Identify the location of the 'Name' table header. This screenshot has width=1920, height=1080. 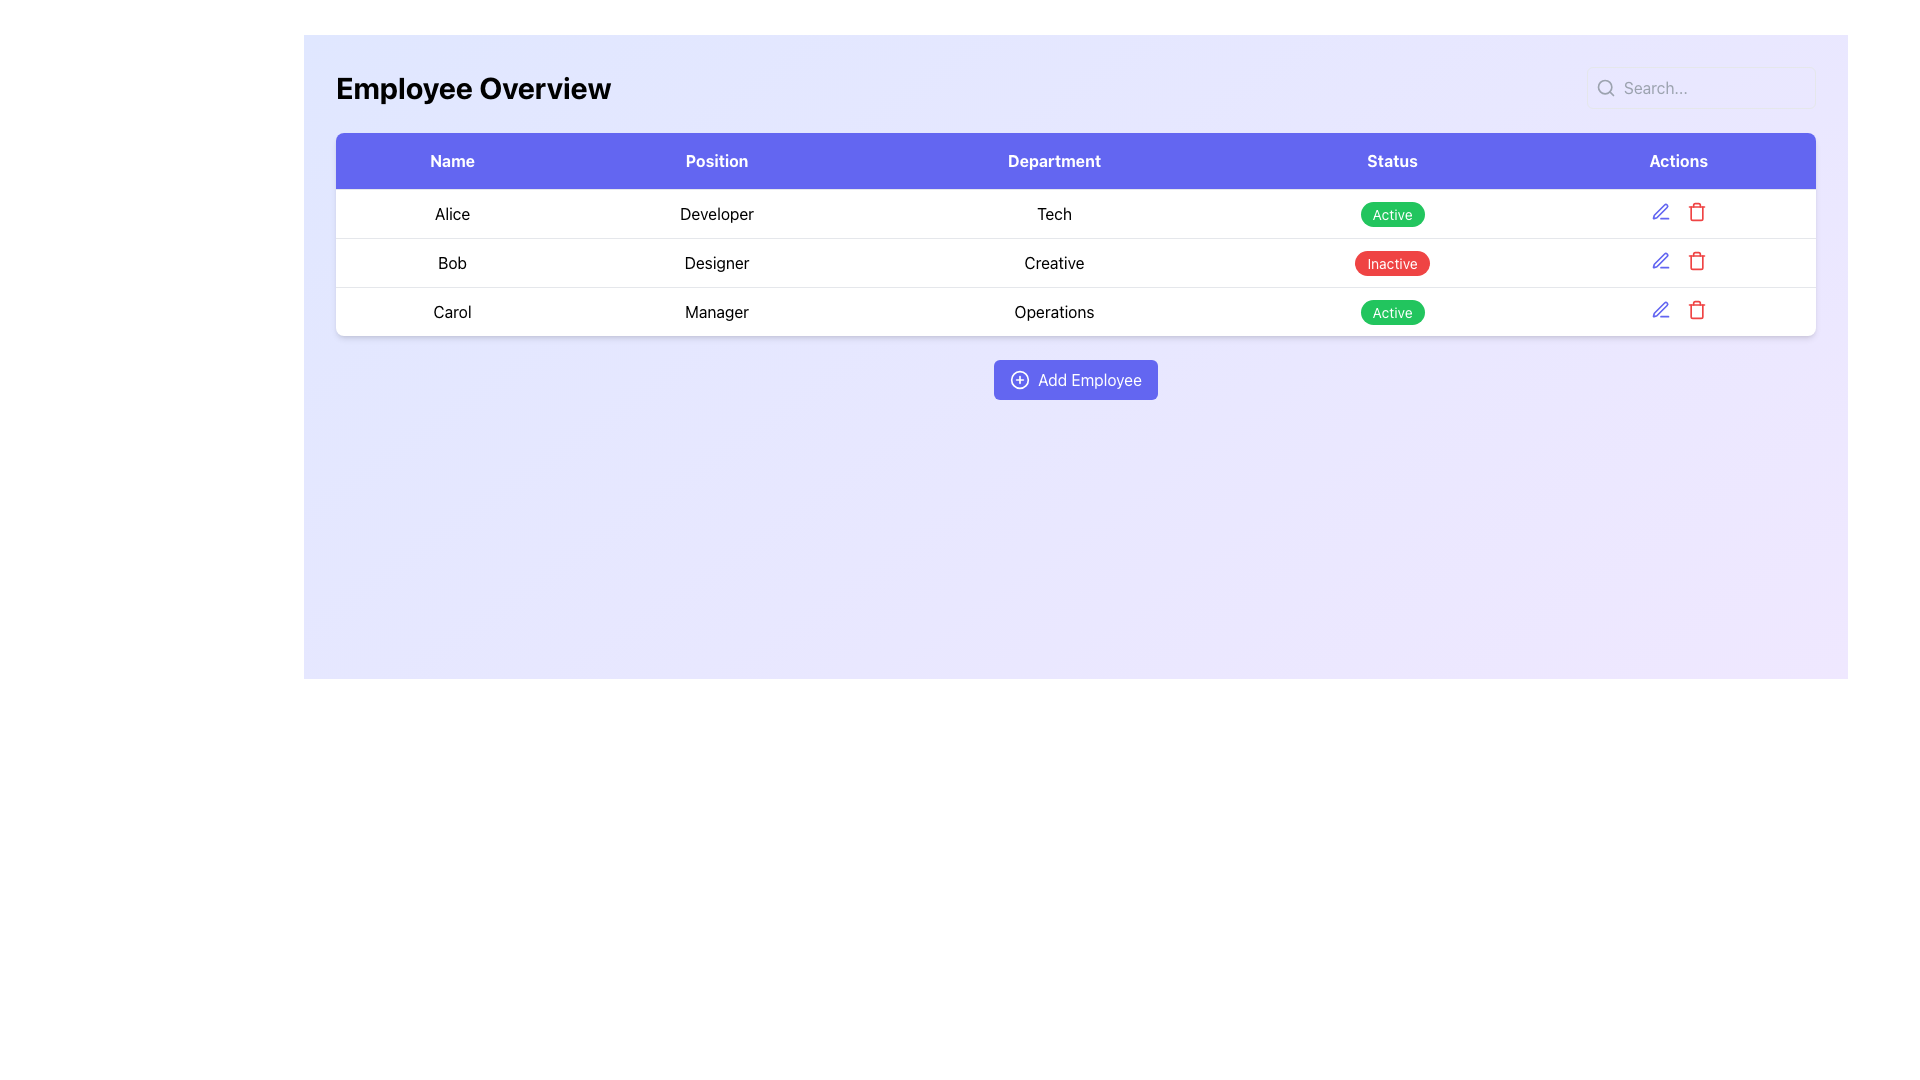
(451, 160).